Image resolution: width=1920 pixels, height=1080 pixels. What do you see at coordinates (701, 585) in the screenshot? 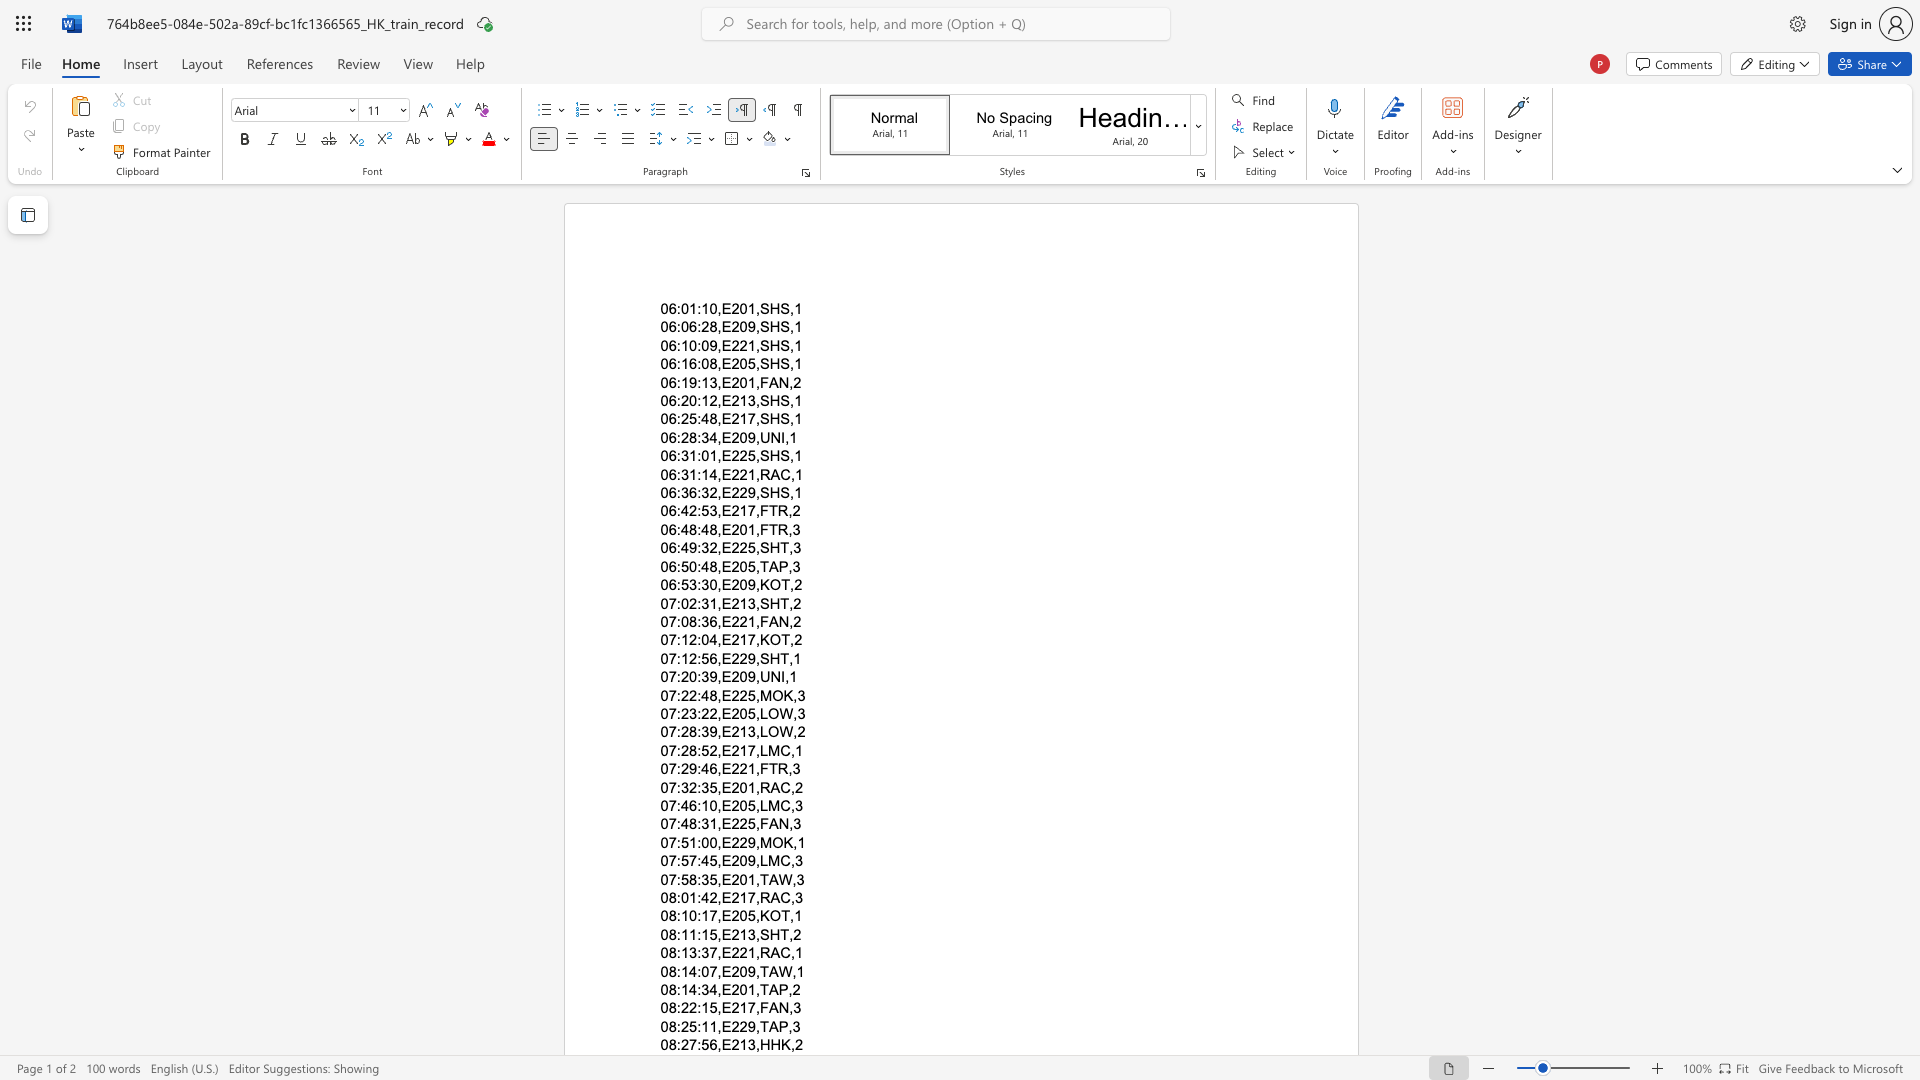
I see `the subset text "30,E209,KOT" within the text "06:53:30,E209,KOT,2"` at bounding box center [701, 585].